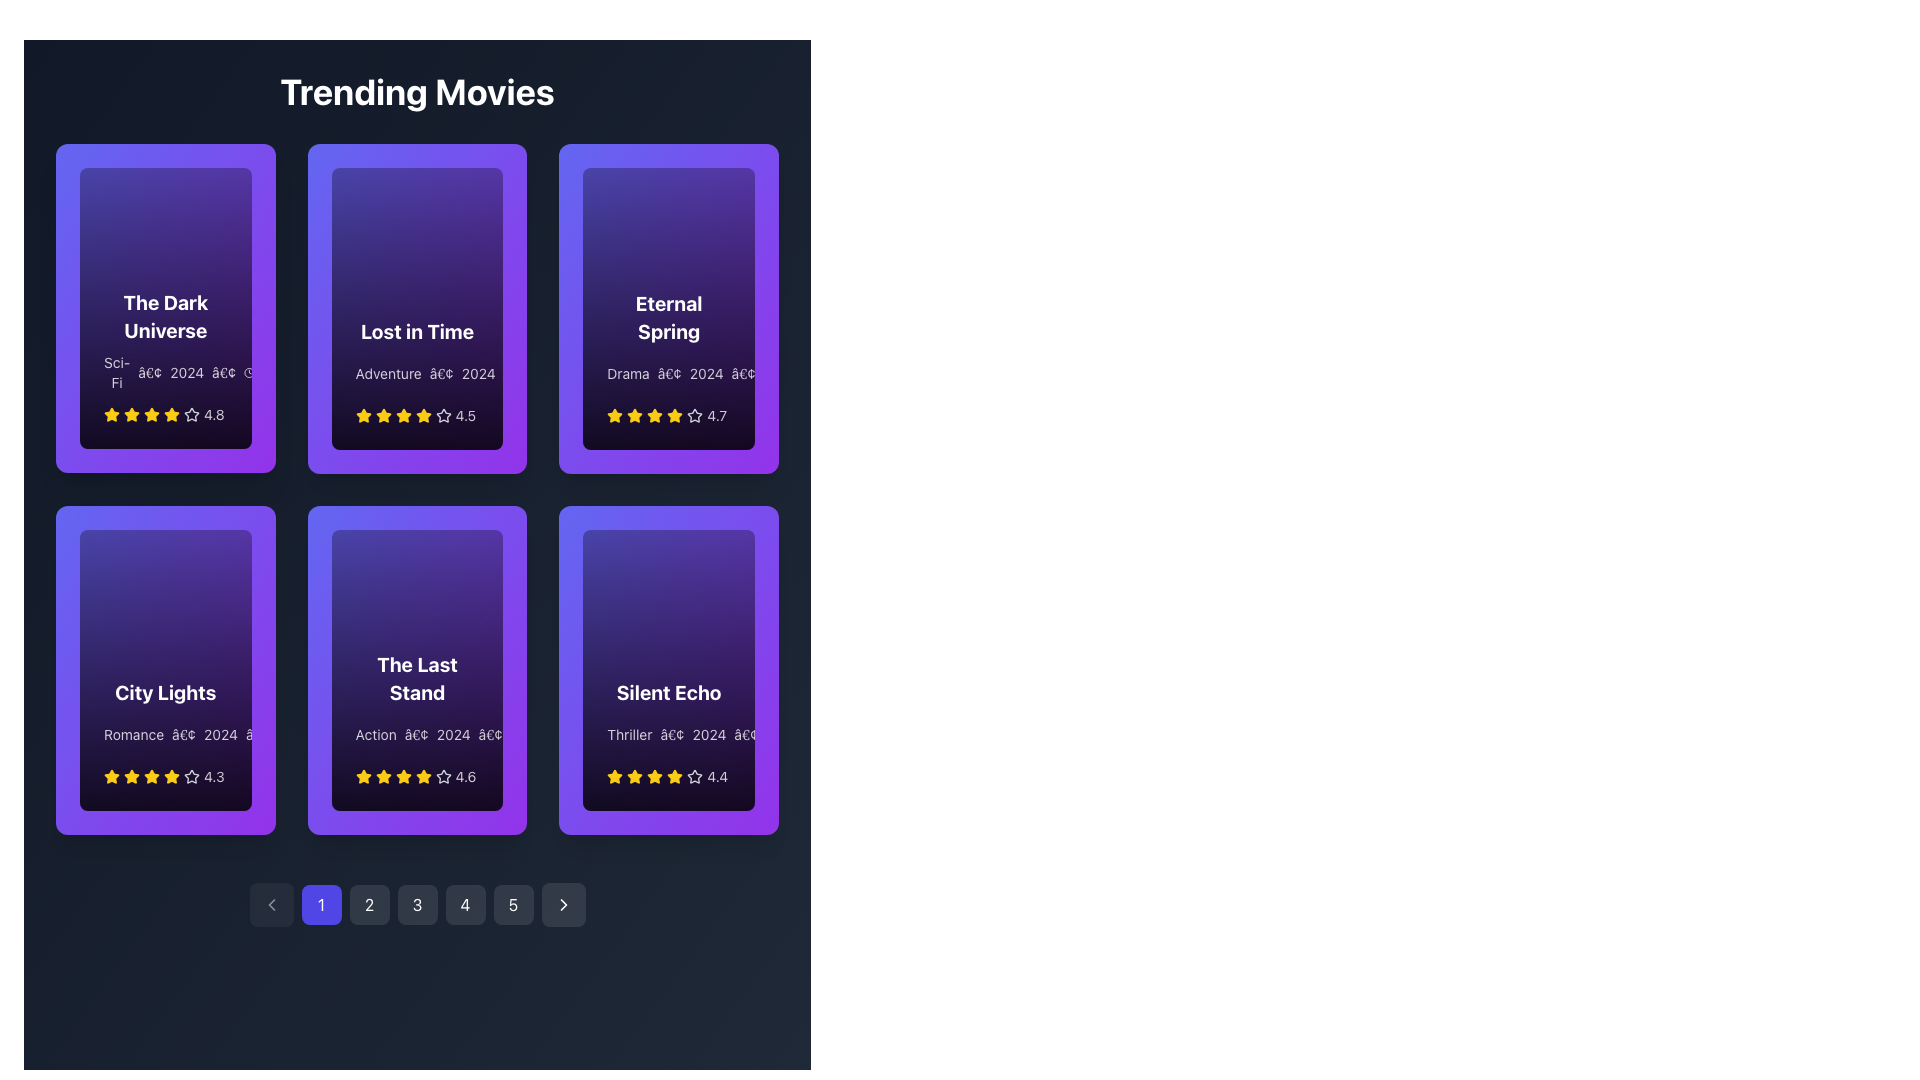 This screenshot has height=1080, width=1920. I want to click on the fourth star icon in the rating component for the movie 'Silent Echo', located in the bottom-right corner of the card, so click(655, 775).